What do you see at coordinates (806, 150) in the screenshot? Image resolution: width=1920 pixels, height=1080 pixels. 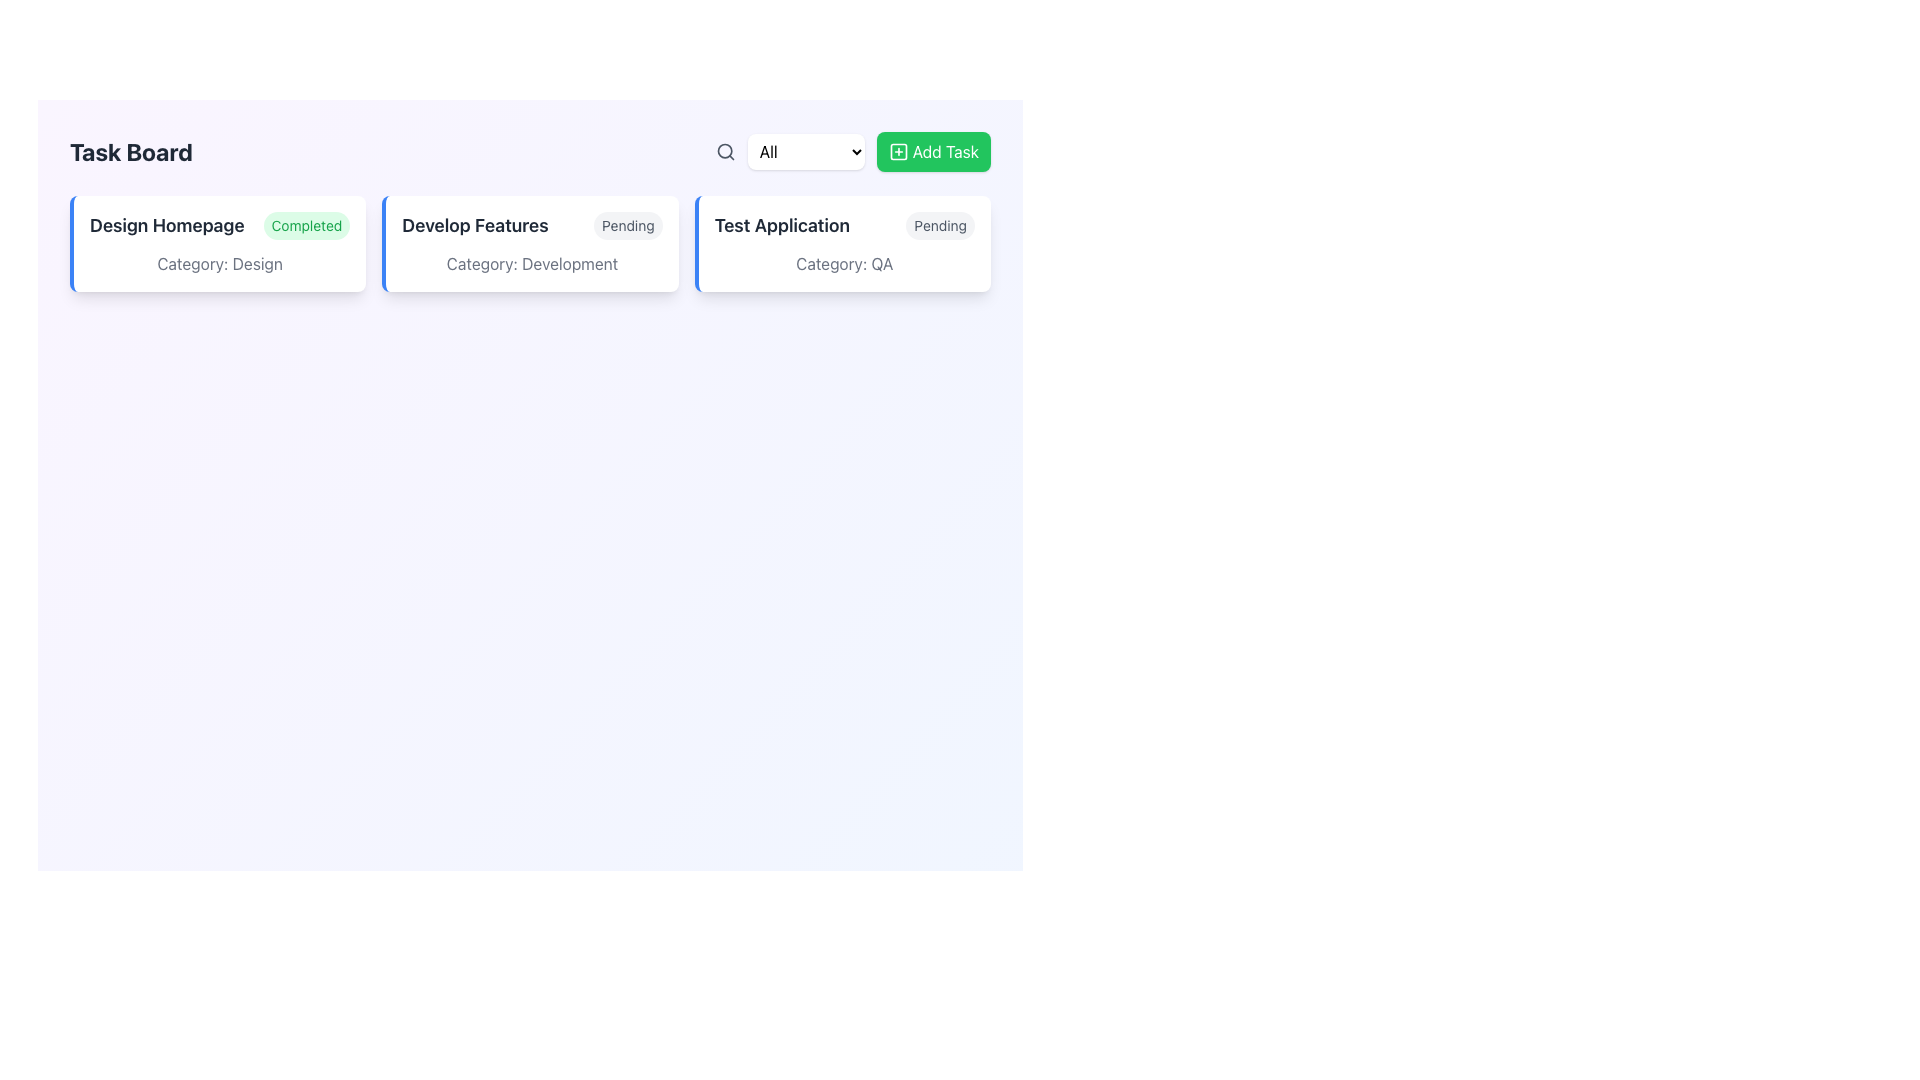 I see `the Dropdown Menu displaying 'AllCompleteIncomplete'` at bounding box center [806, 150].